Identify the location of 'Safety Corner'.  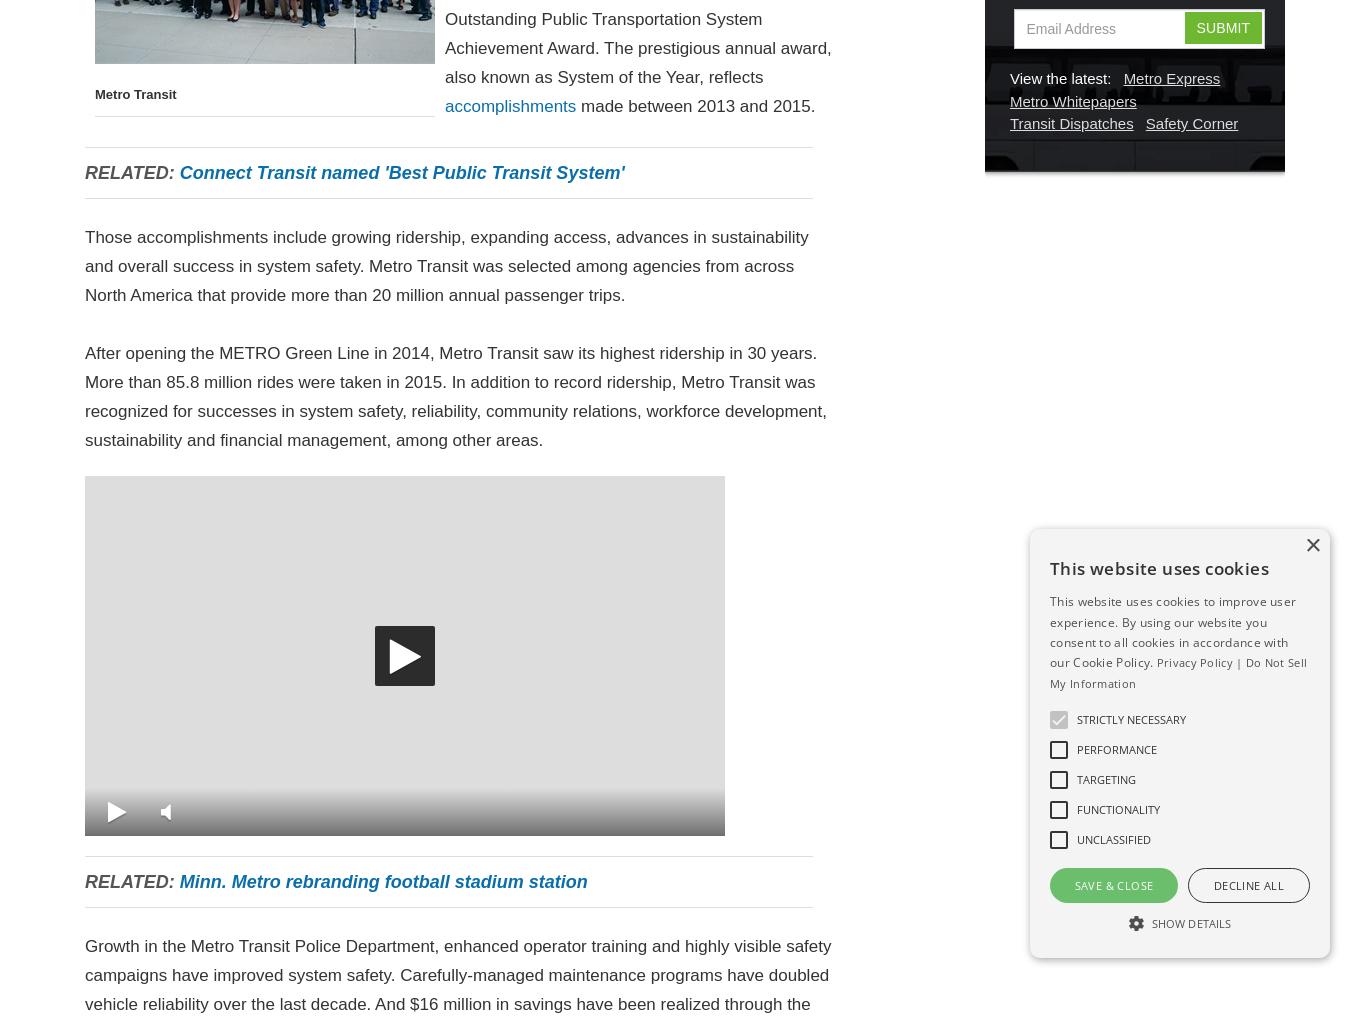
(1190, 123).